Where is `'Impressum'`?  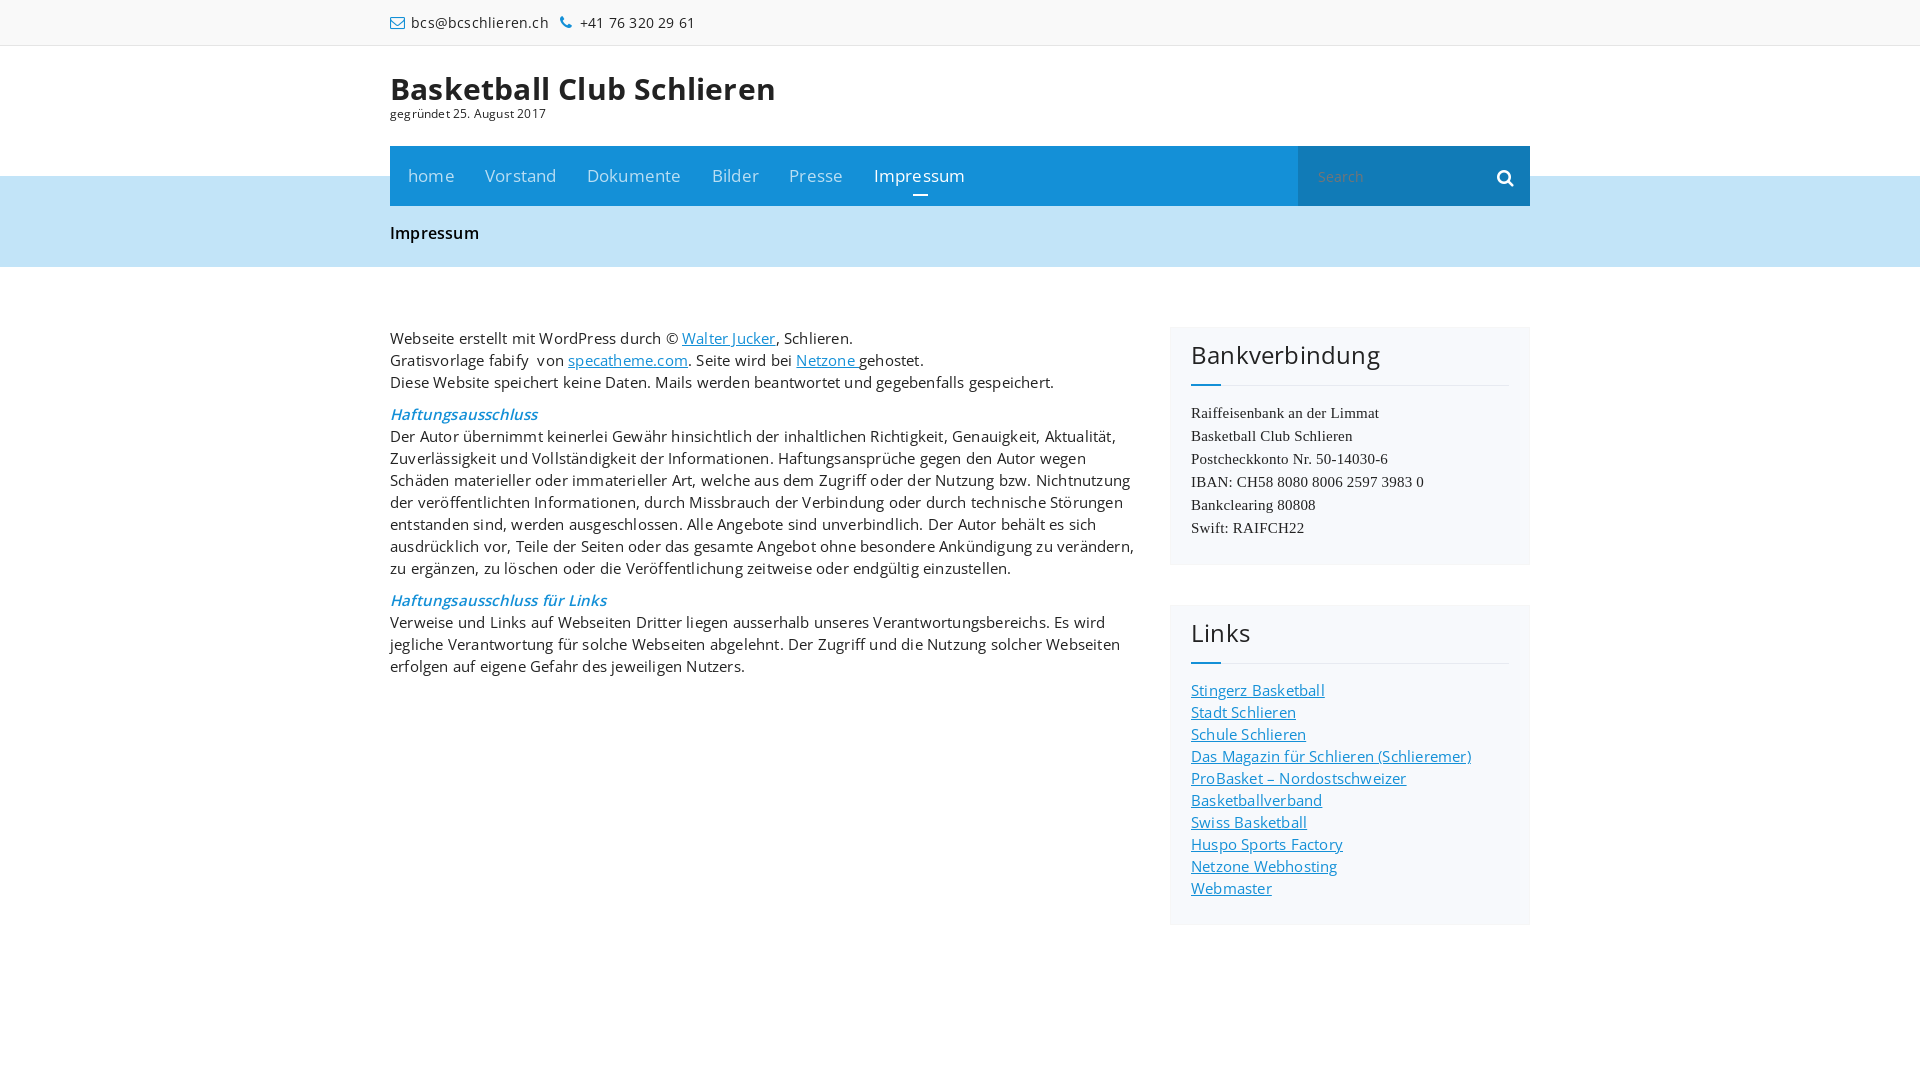 'Impressum' is located at coordinates (859, 175).